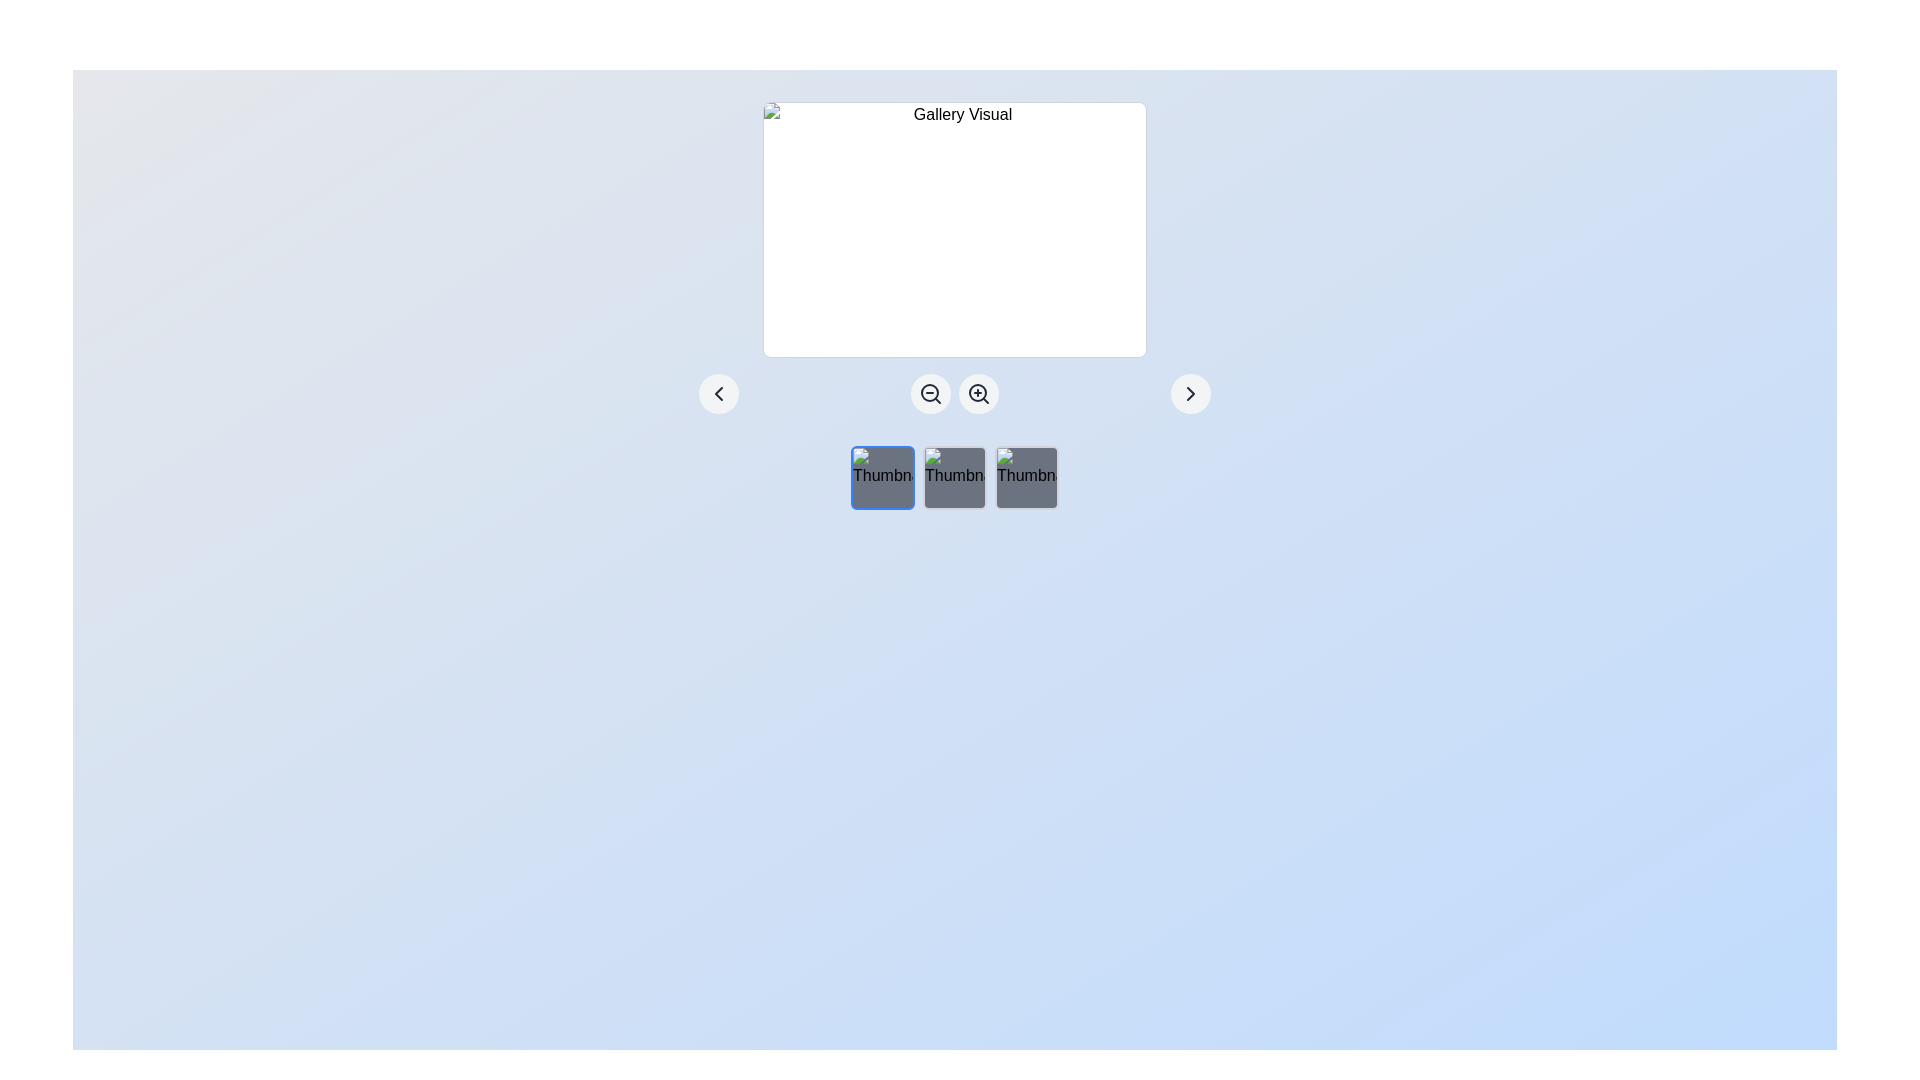  I want to click on the circular SVG element representing the lens of the magnifying glass in the zoom-out icon located at the bottom center of the interface, so click(929, 393).